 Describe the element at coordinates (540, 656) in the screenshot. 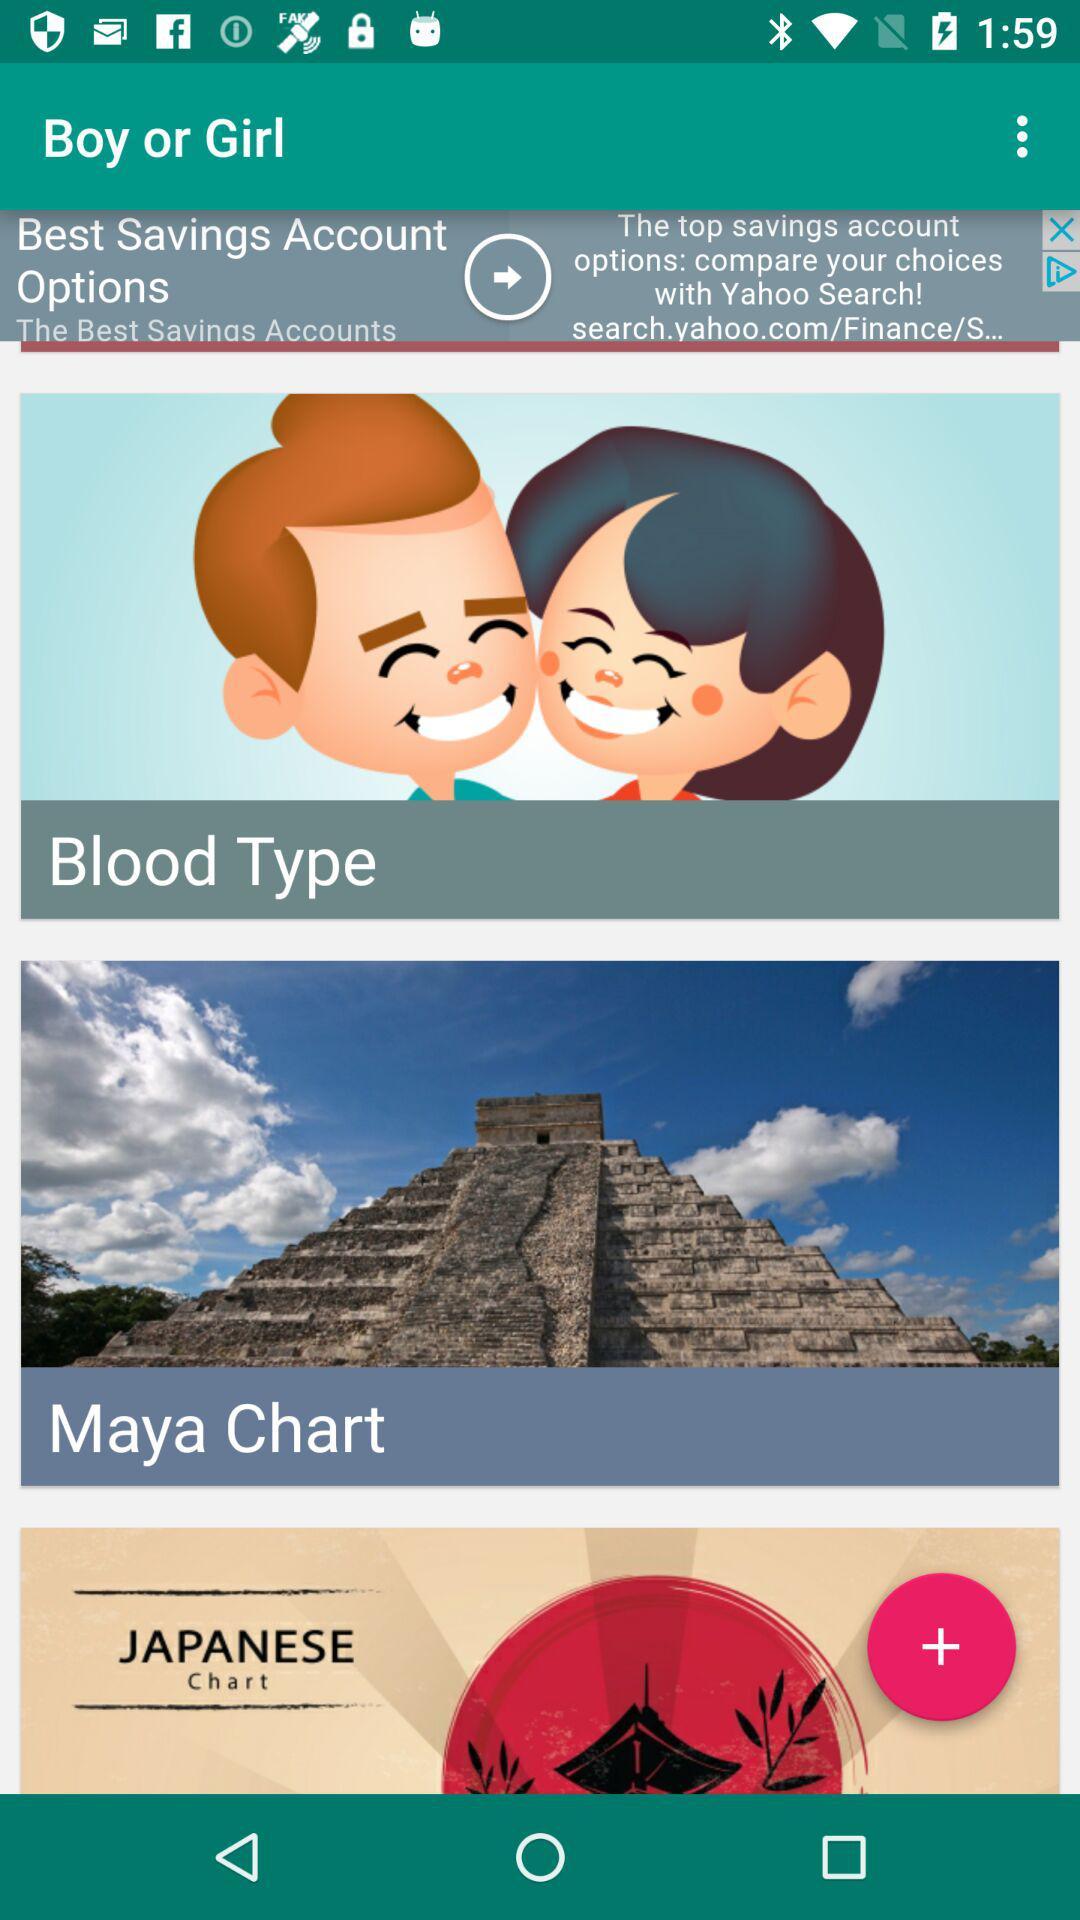

I see `the first image` at that location.